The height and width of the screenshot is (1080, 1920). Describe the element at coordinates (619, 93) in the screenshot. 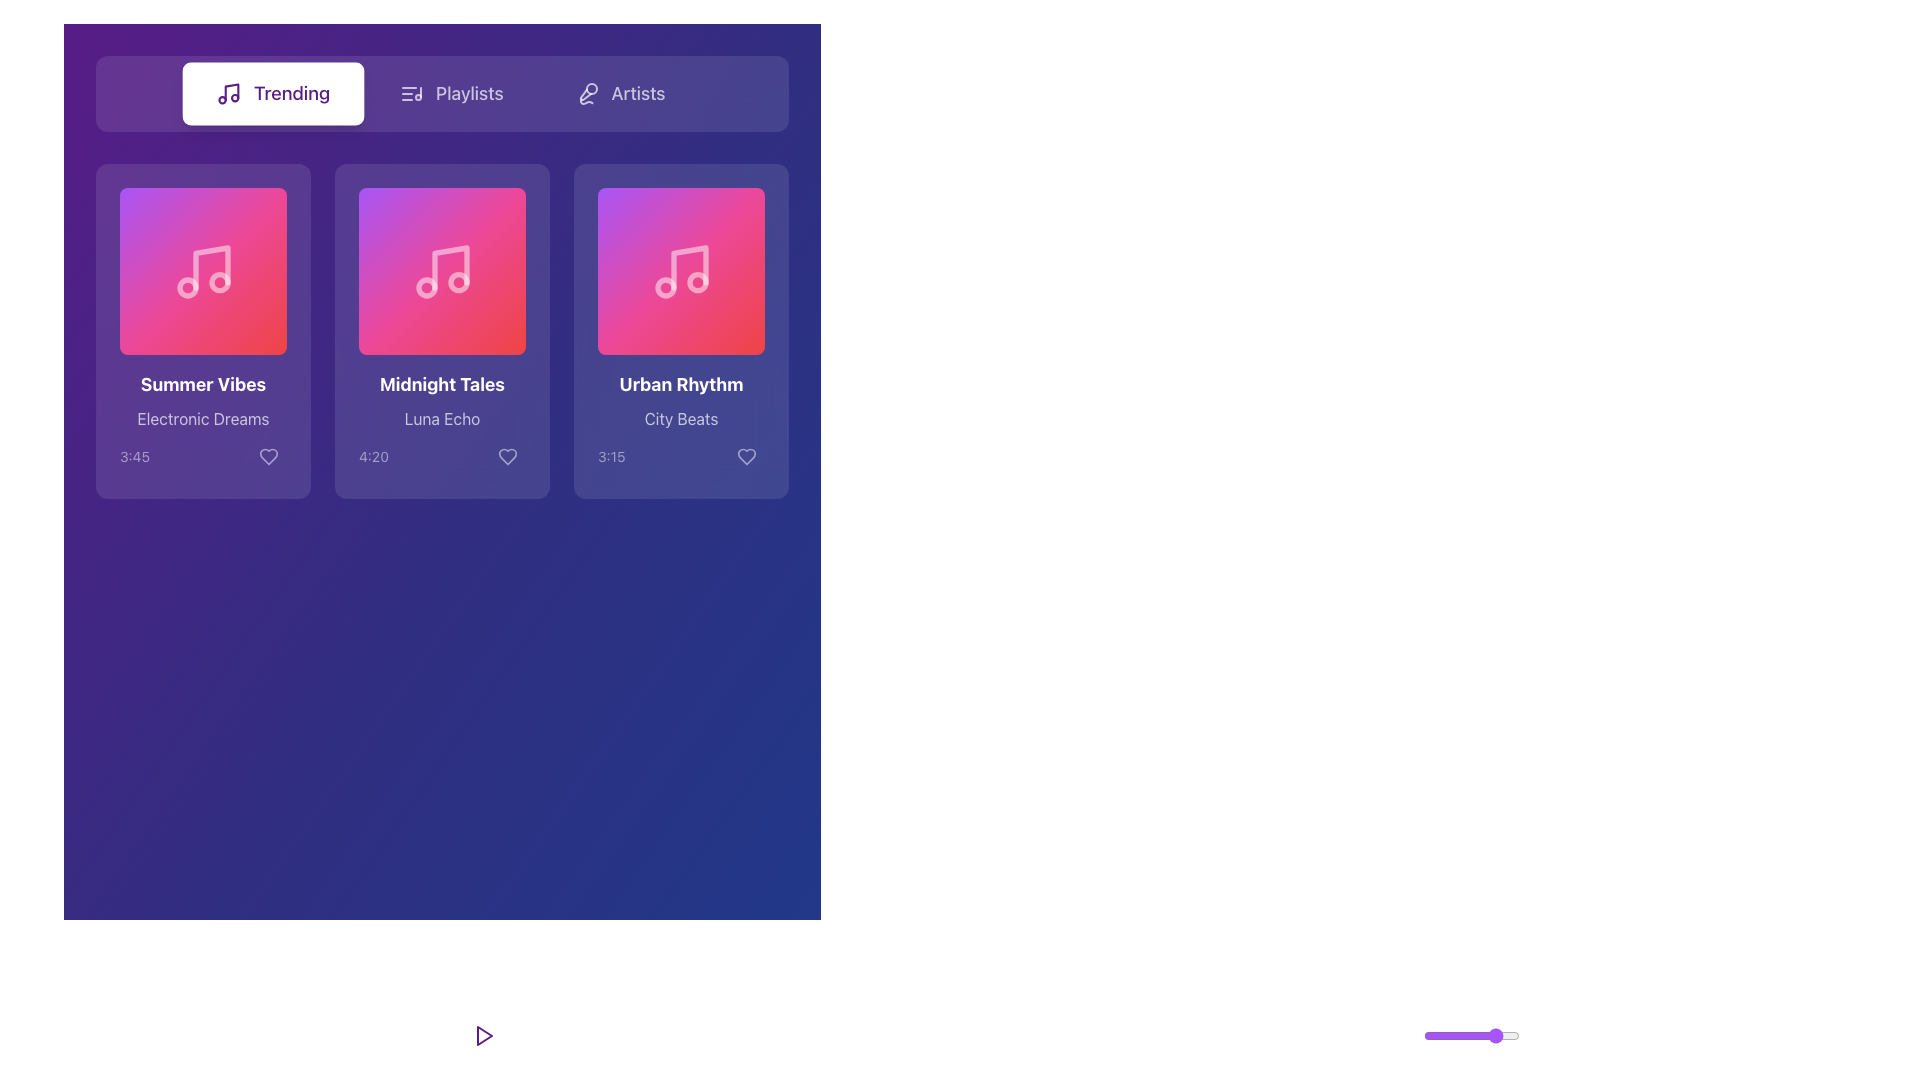

I see `the 'Artists' button located in the horizontal navigation bar` at that location.